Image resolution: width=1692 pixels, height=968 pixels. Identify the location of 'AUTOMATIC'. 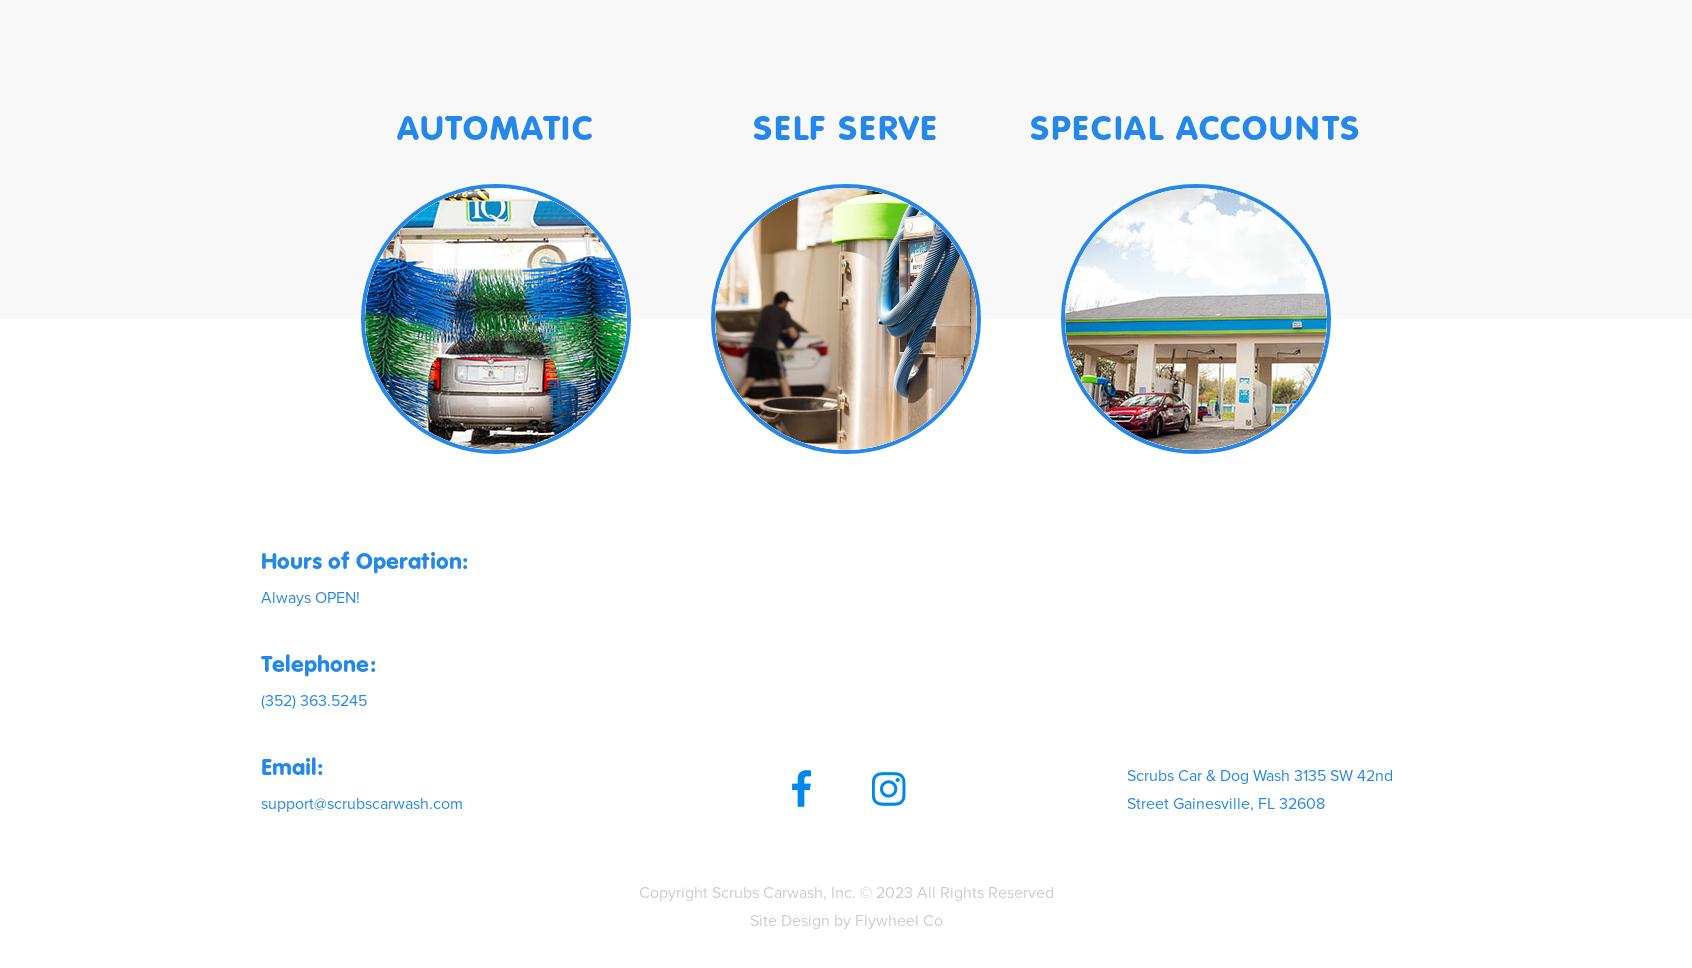
(495, 124).